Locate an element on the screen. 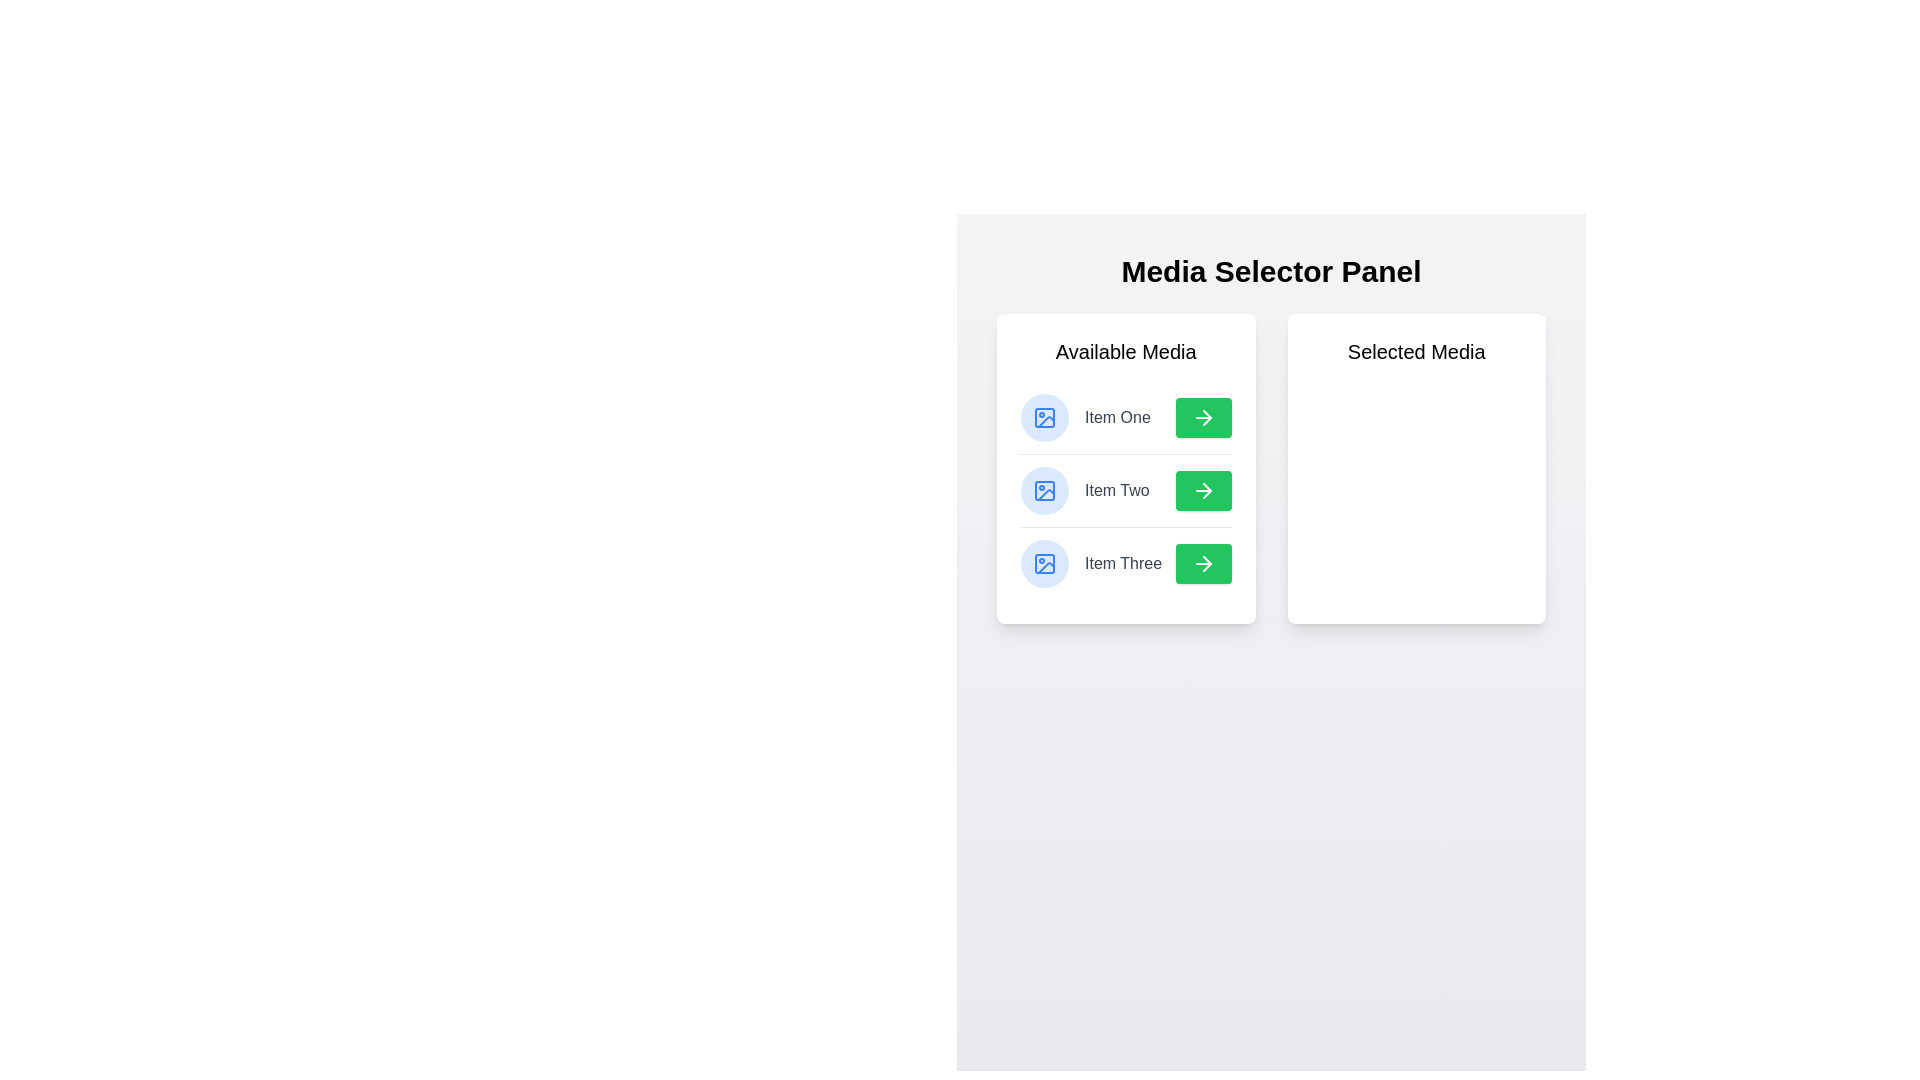 This screenshot has height=1080, width=1920. the right-arrow icon embedded within the button next to 'Item One' is located at coordinates (1202, 416).